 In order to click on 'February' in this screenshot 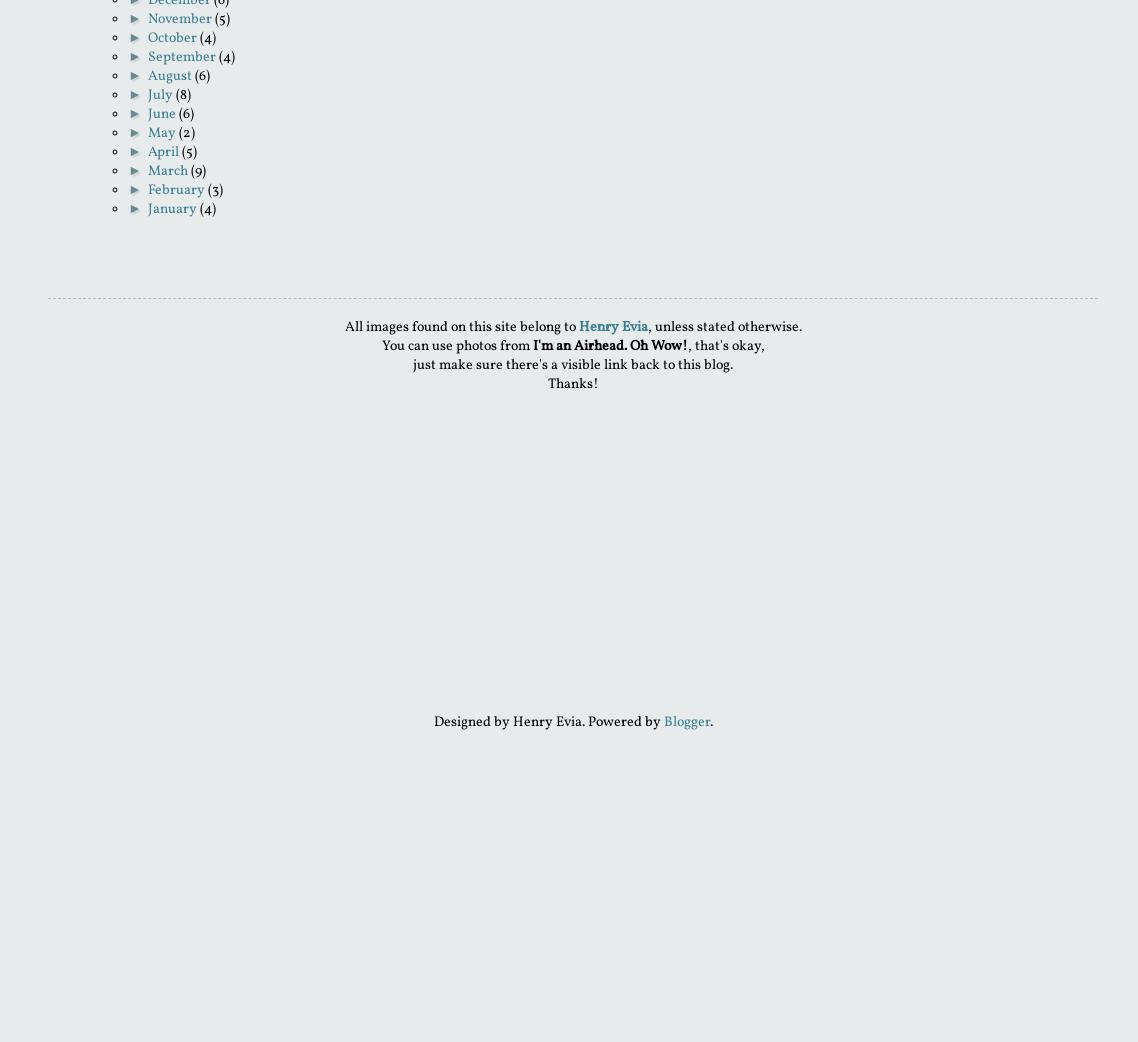, I will do `click(175, 189)`.